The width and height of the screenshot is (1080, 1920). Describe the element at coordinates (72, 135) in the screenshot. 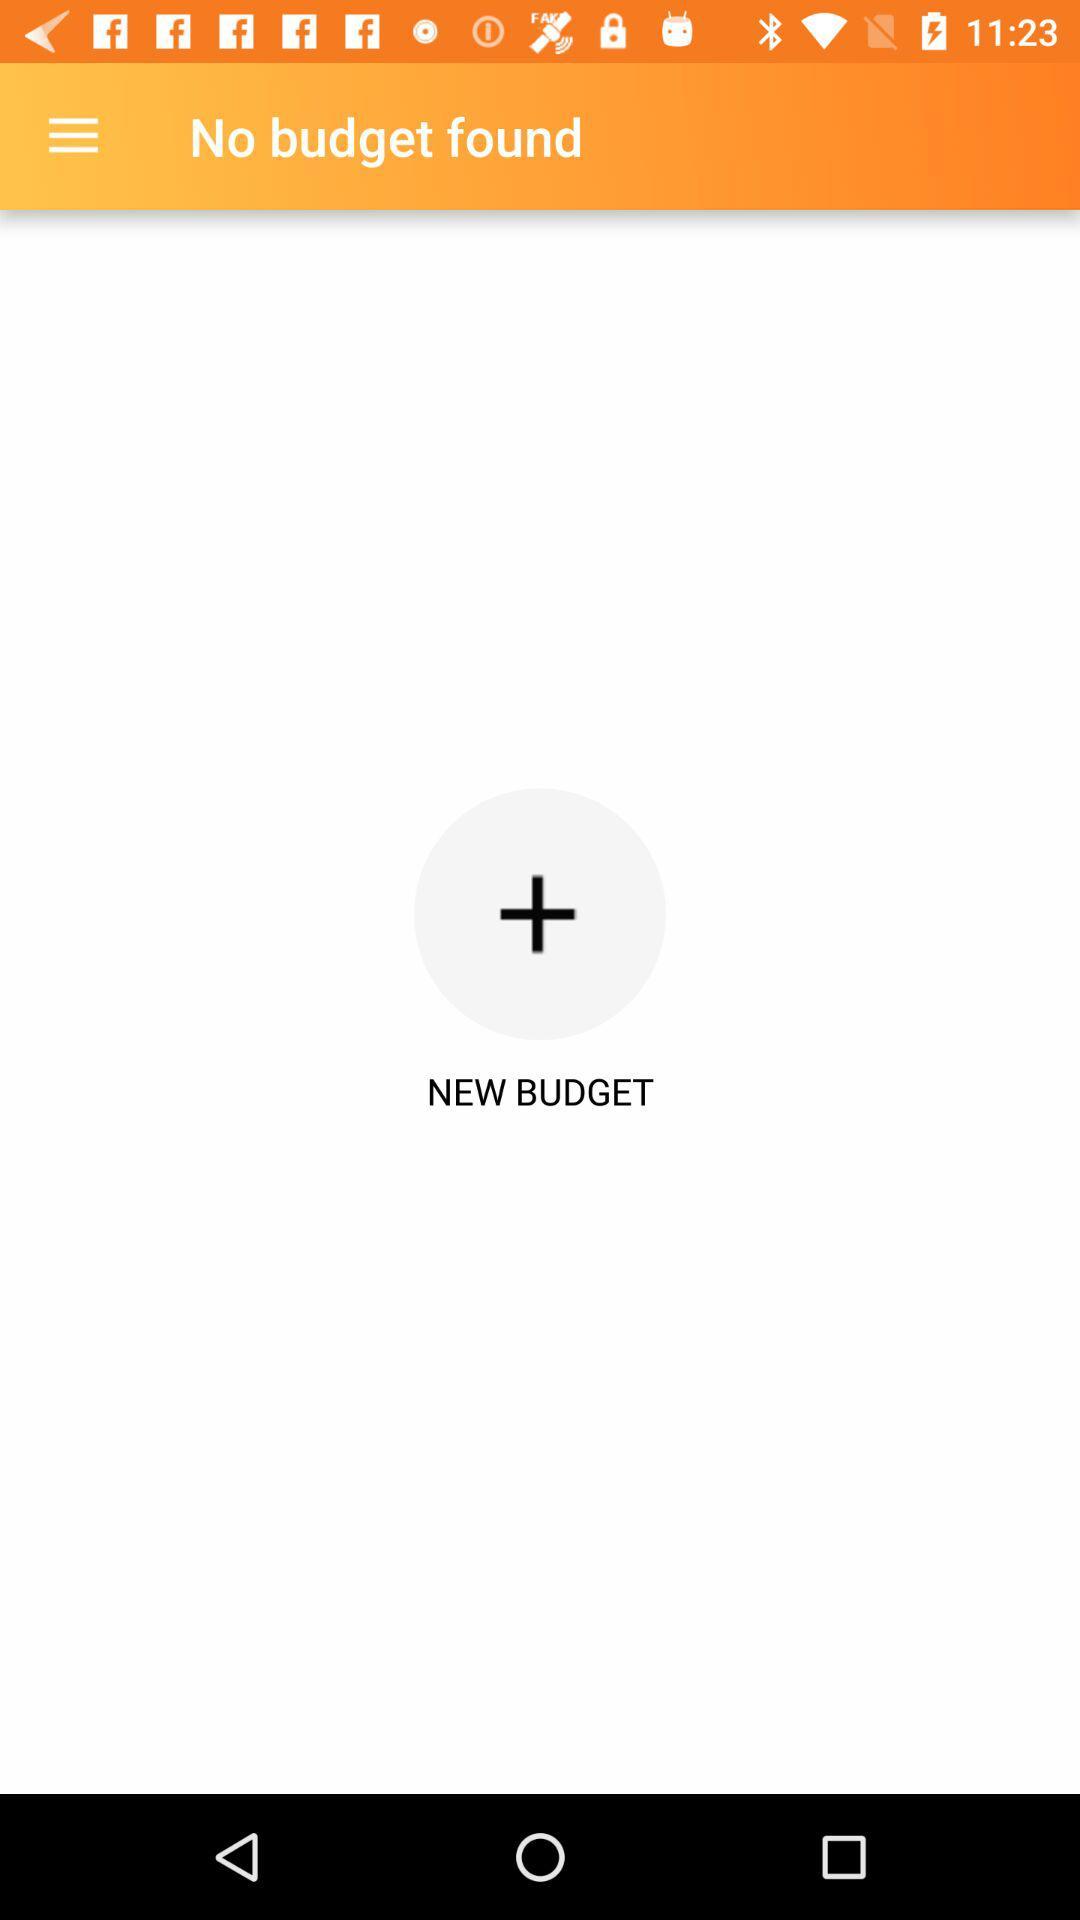

I see `item to the left of the no budget found item` at that location.